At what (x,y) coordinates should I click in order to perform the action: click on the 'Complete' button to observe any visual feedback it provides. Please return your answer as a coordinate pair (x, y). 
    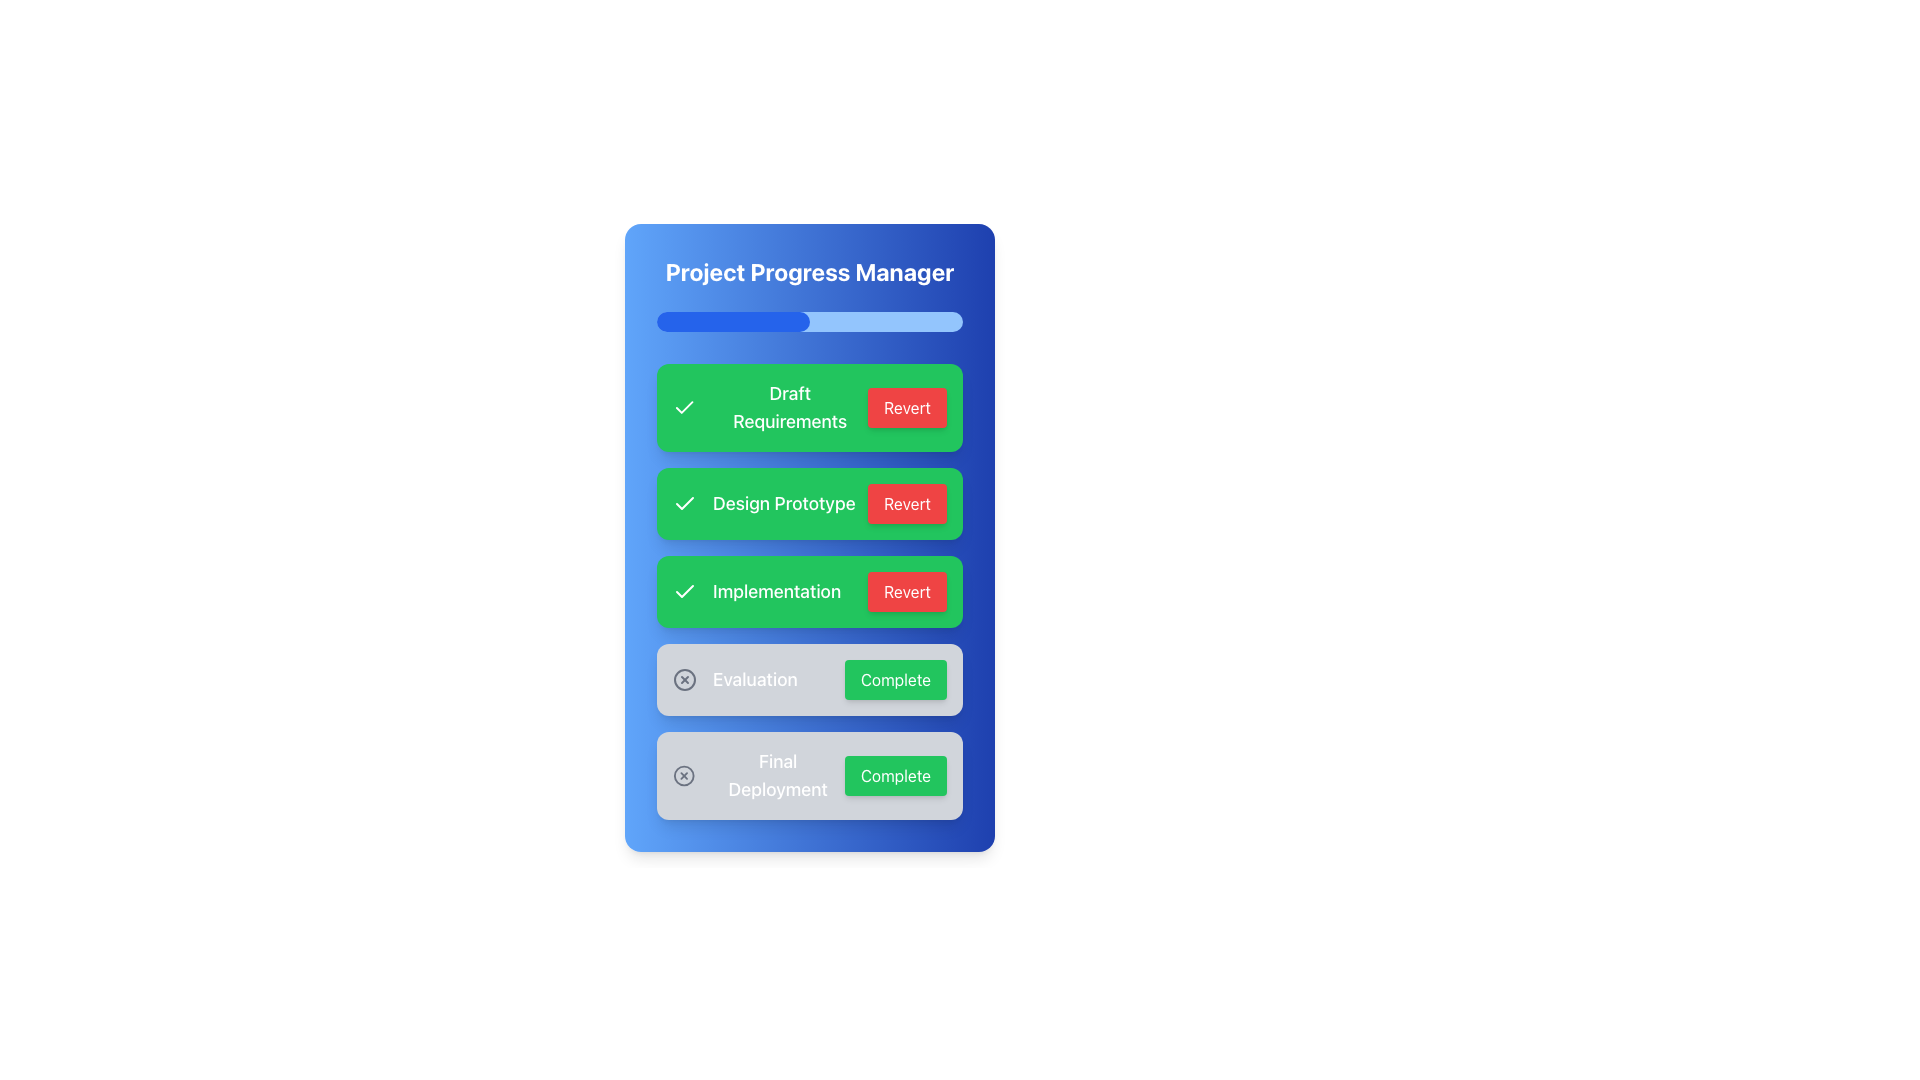
    Looking at the image, I should click on (894, 678).